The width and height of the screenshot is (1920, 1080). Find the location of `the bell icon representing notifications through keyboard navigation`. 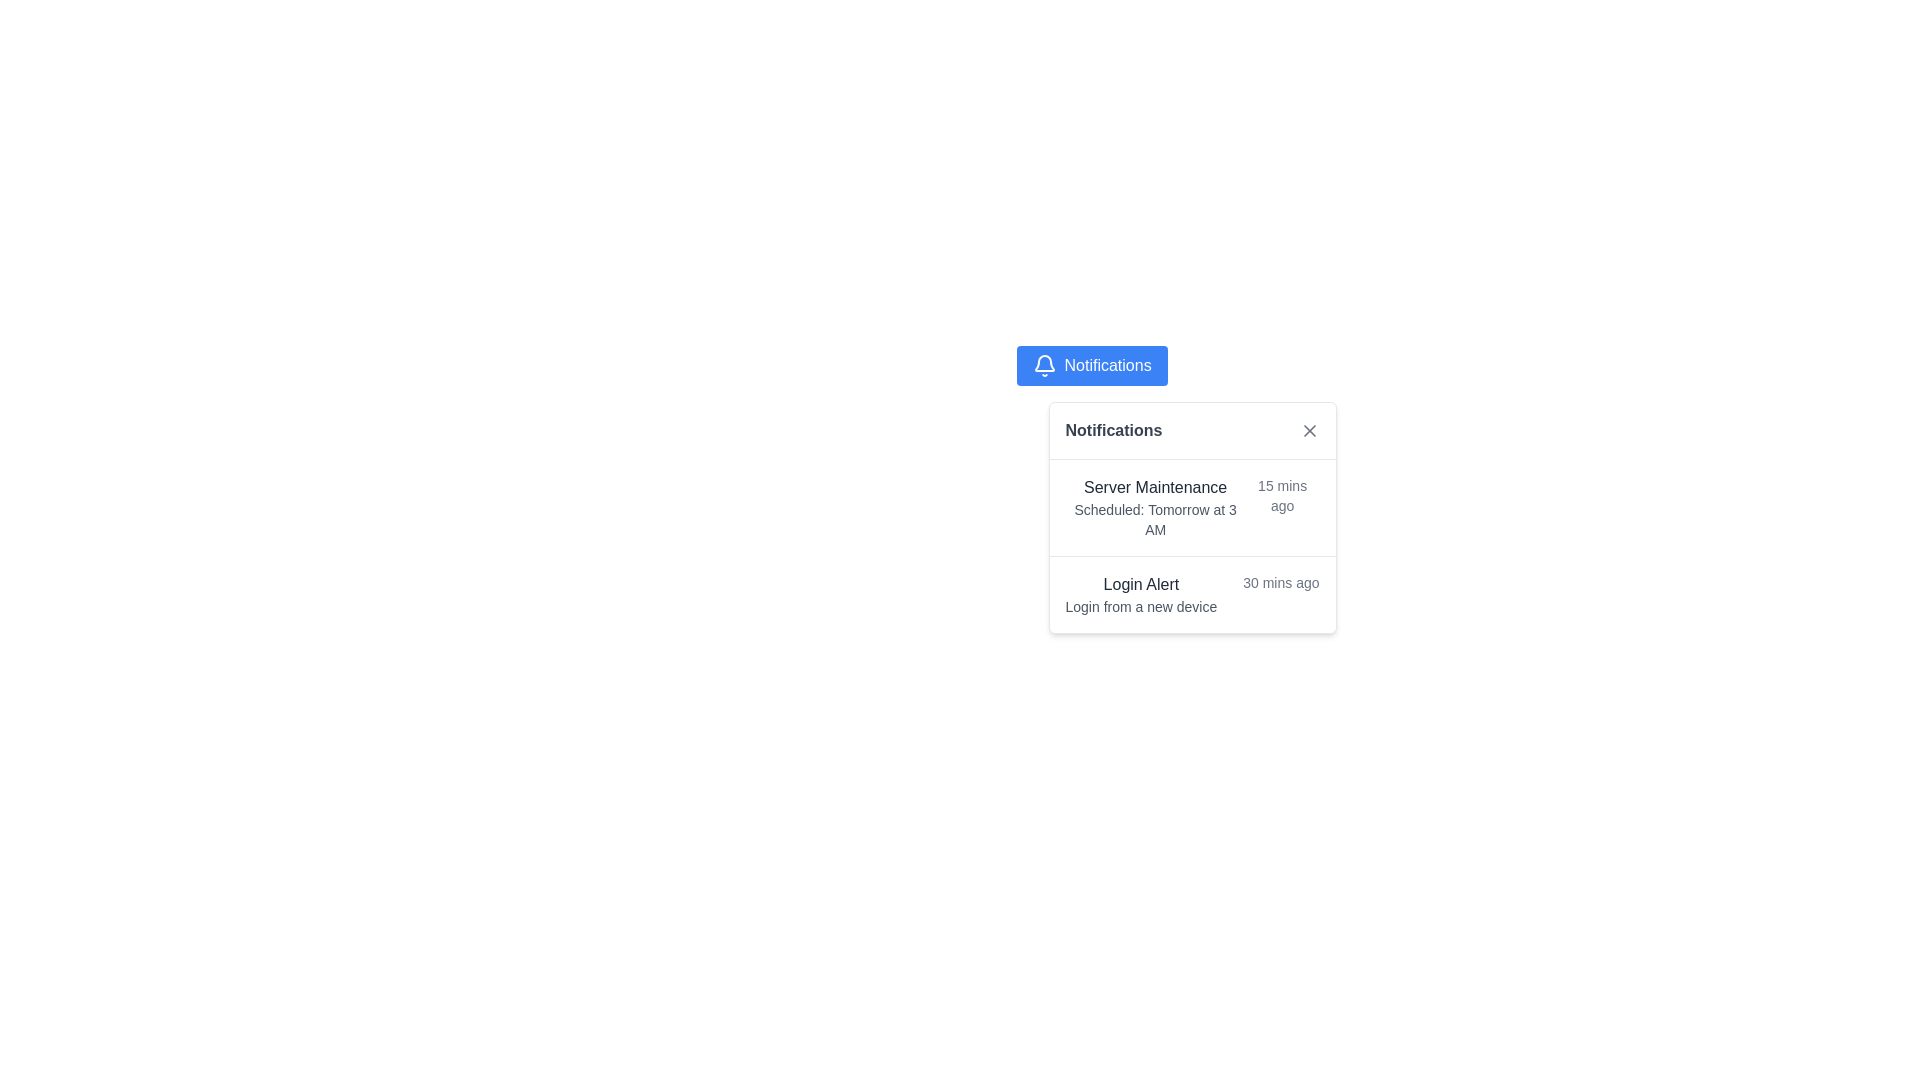

the bell icon representing notifications through keyboard navigation is located at coordinates (1043, 366).